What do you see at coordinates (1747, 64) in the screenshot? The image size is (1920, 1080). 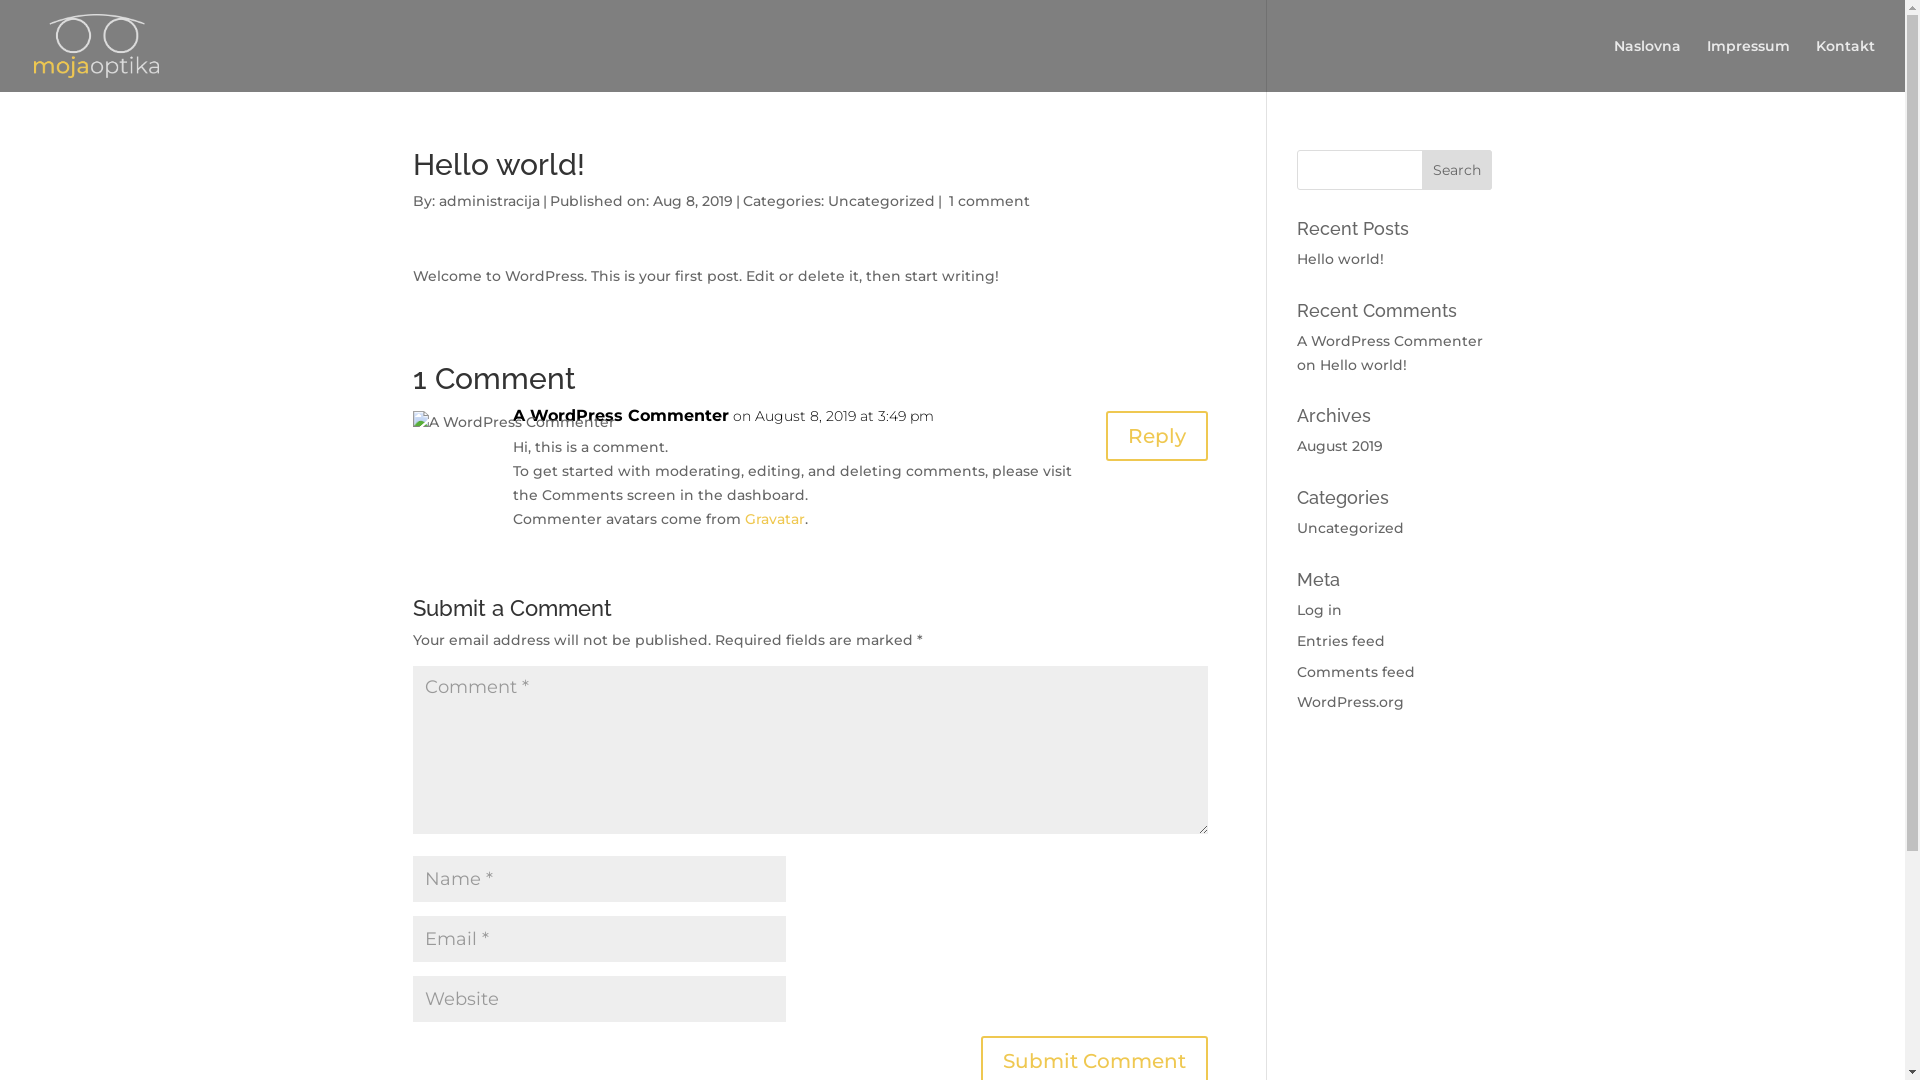 I see `'Impressum'` at bounding box center [1747, 64].